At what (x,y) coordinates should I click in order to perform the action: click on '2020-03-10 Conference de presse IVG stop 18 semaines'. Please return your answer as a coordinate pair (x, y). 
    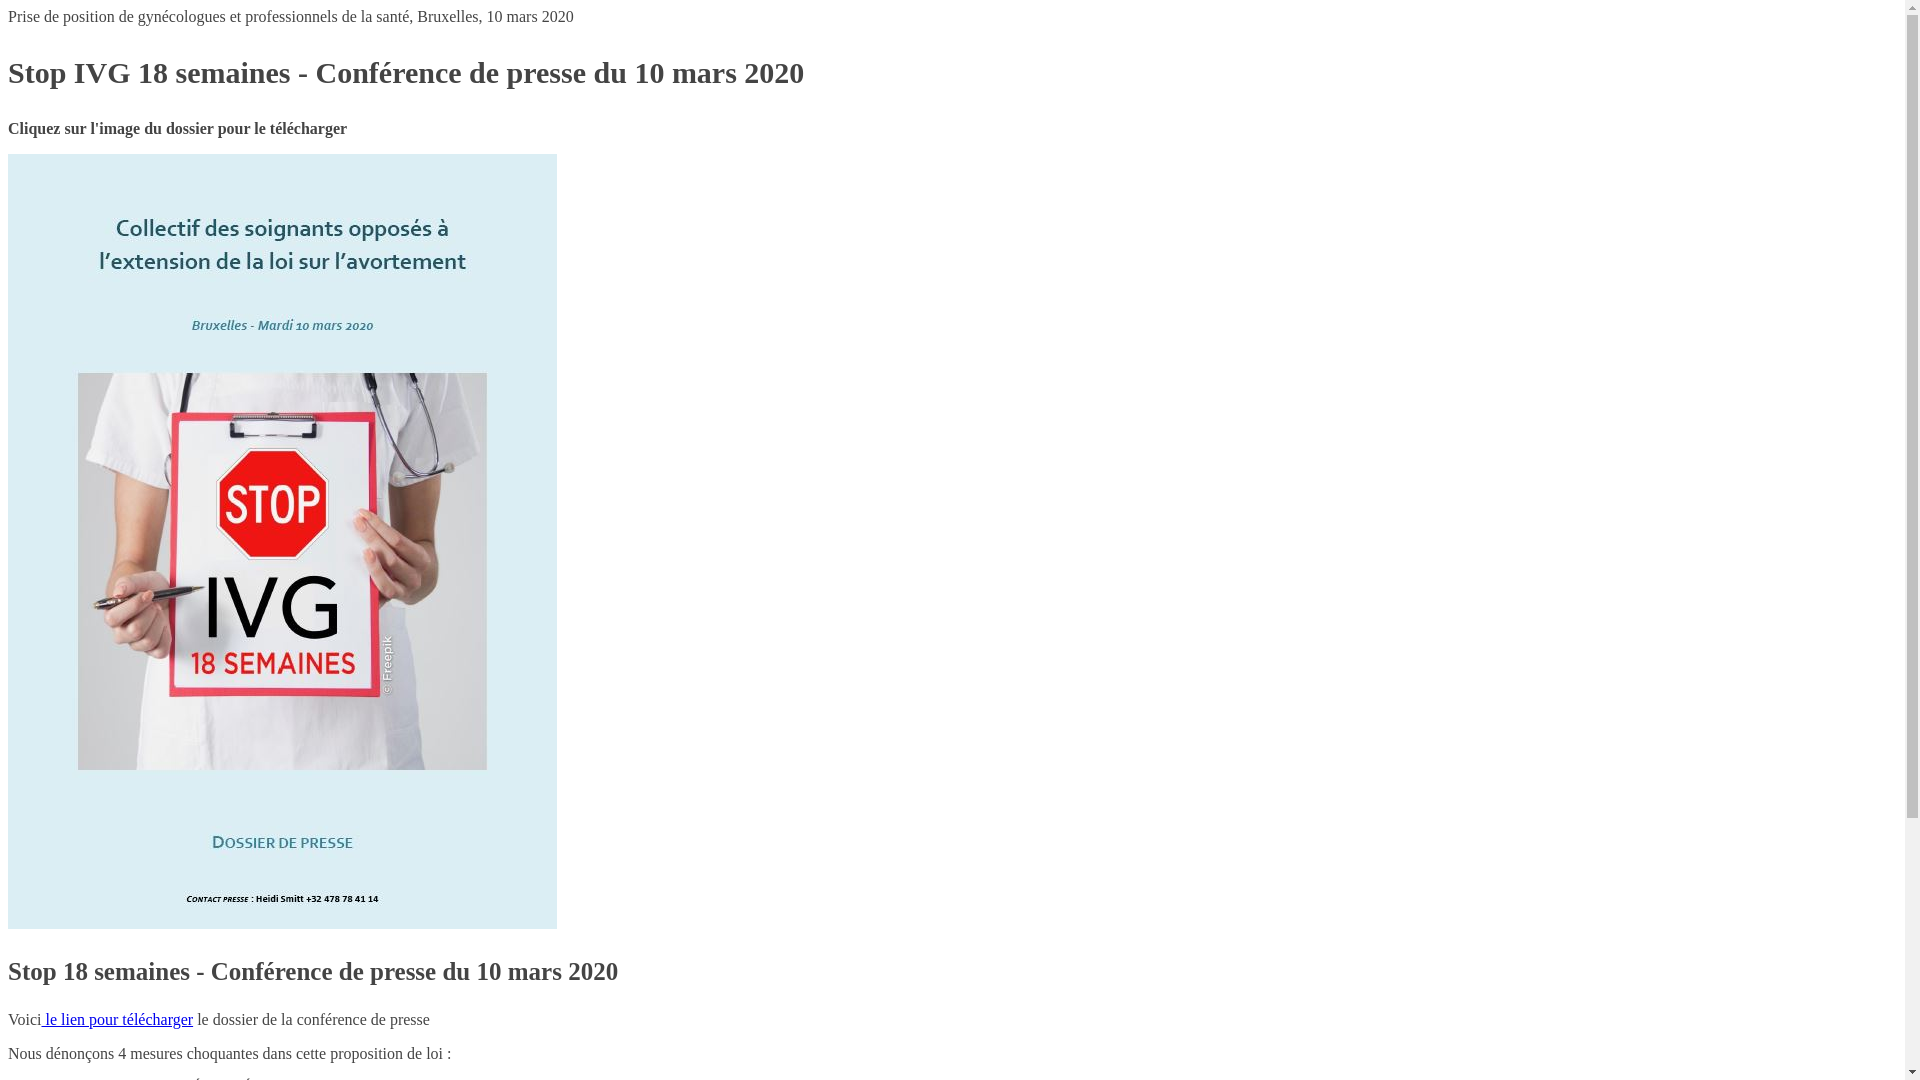
    Looking at the image, I should click on (281, 541).